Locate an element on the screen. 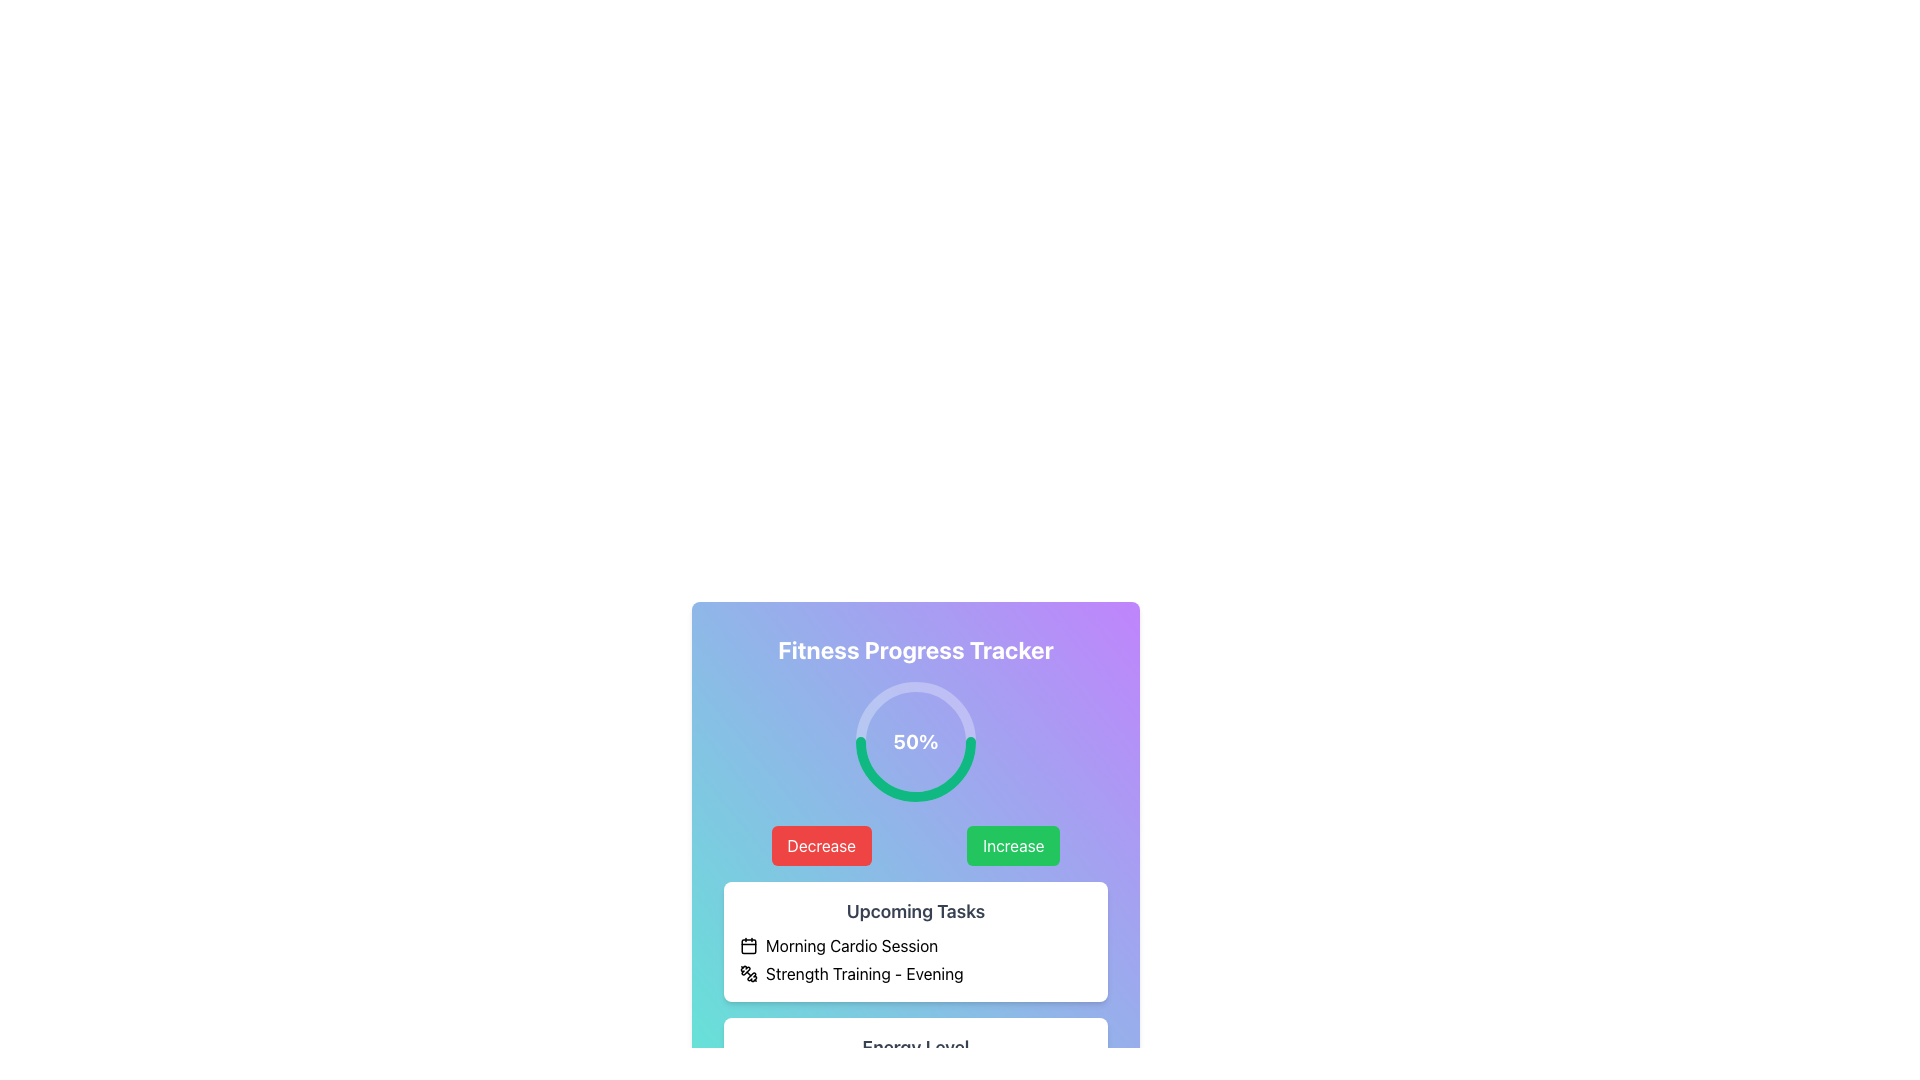 The image size is (1920, 1080). the second button to the right of the red 'Decrease' button, which is used to increase a value in the 'Fitness Progress Tracker' is located at coordinates (1013, 845).